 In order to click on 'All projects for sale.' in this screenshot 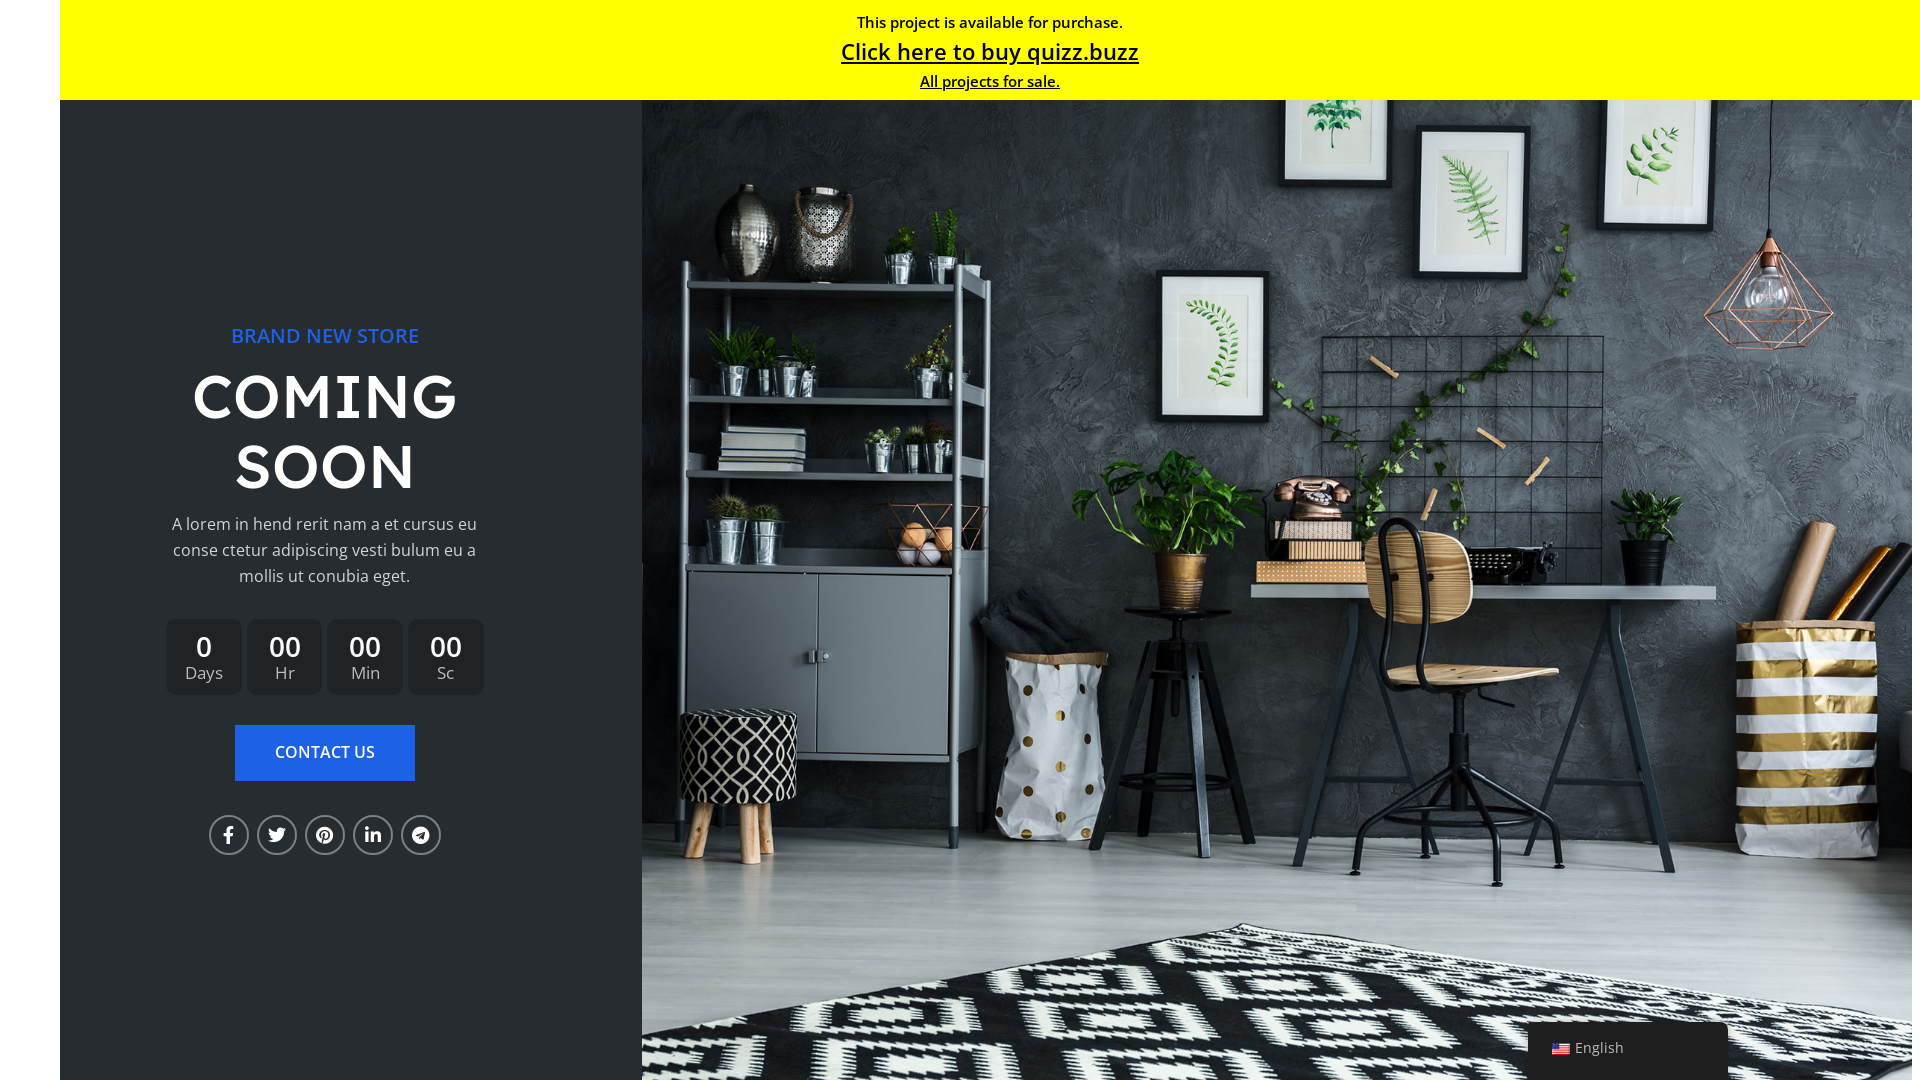, I will do `click(919, 80)`.